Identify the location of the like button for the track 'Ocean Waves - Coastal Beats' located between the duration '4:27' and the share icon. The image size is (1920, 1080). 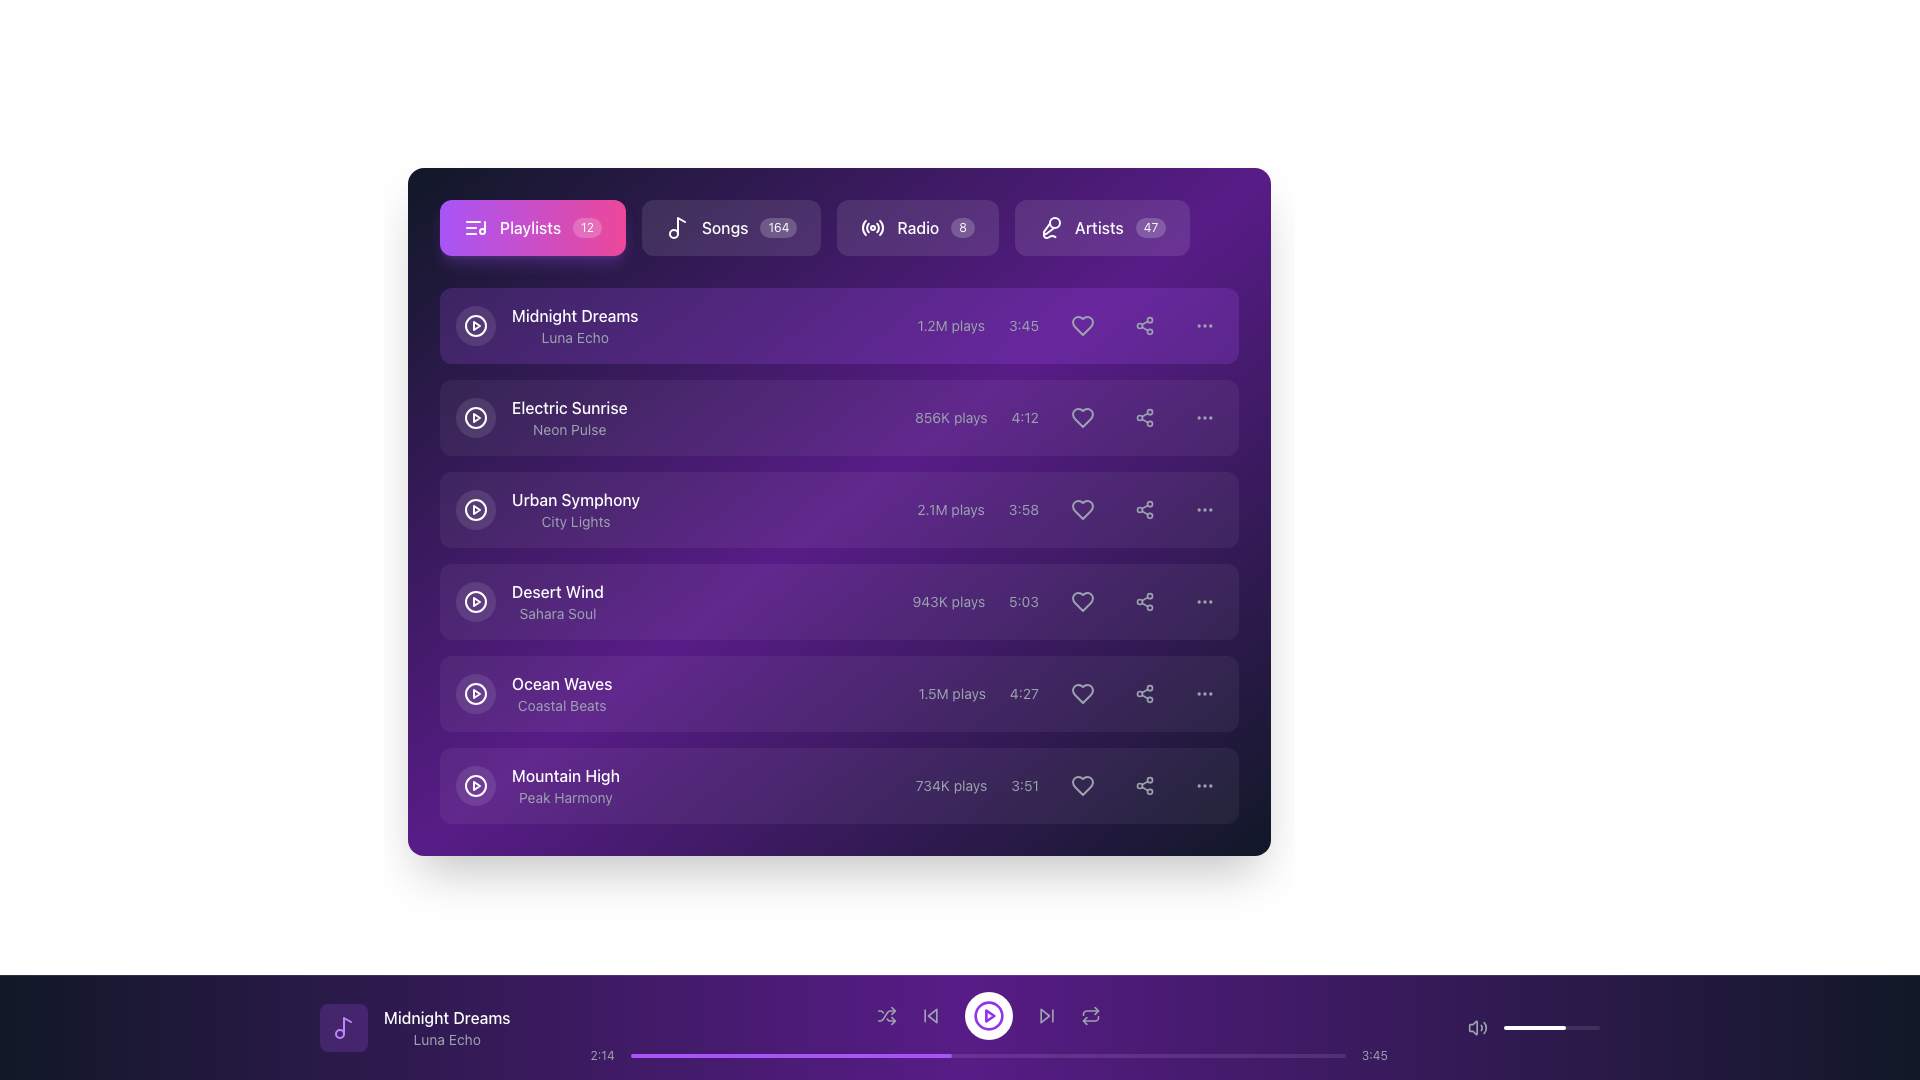
(1069, 693).